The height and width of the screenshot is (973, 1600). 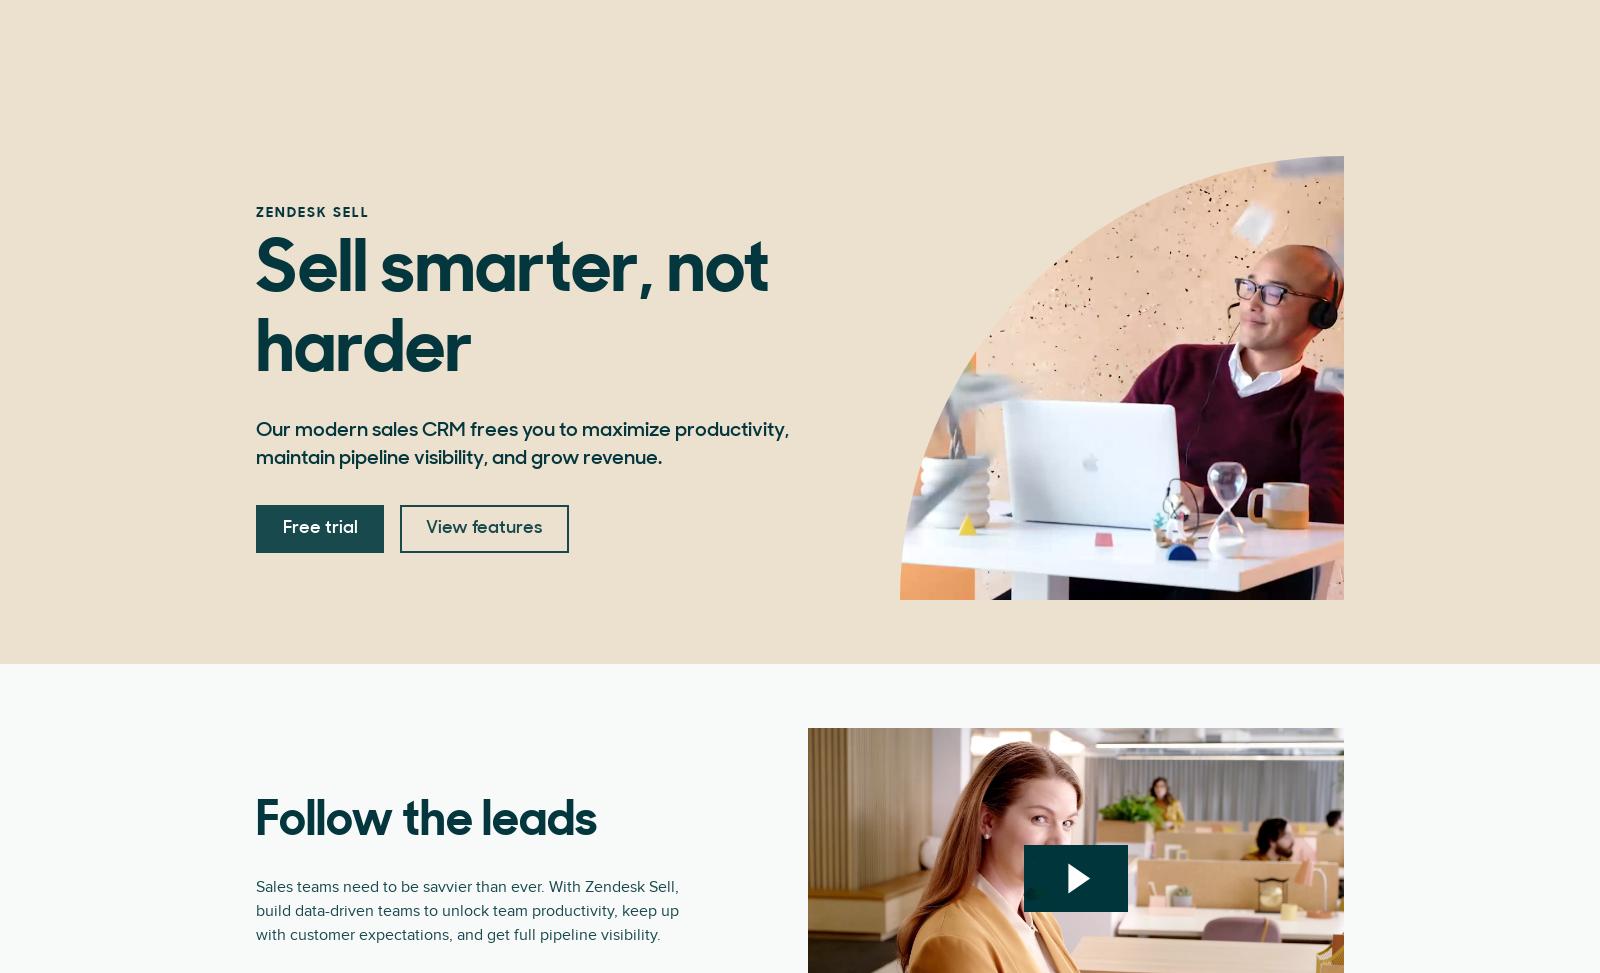 I want to click on 'Solutions', so click(x=855, y=39).